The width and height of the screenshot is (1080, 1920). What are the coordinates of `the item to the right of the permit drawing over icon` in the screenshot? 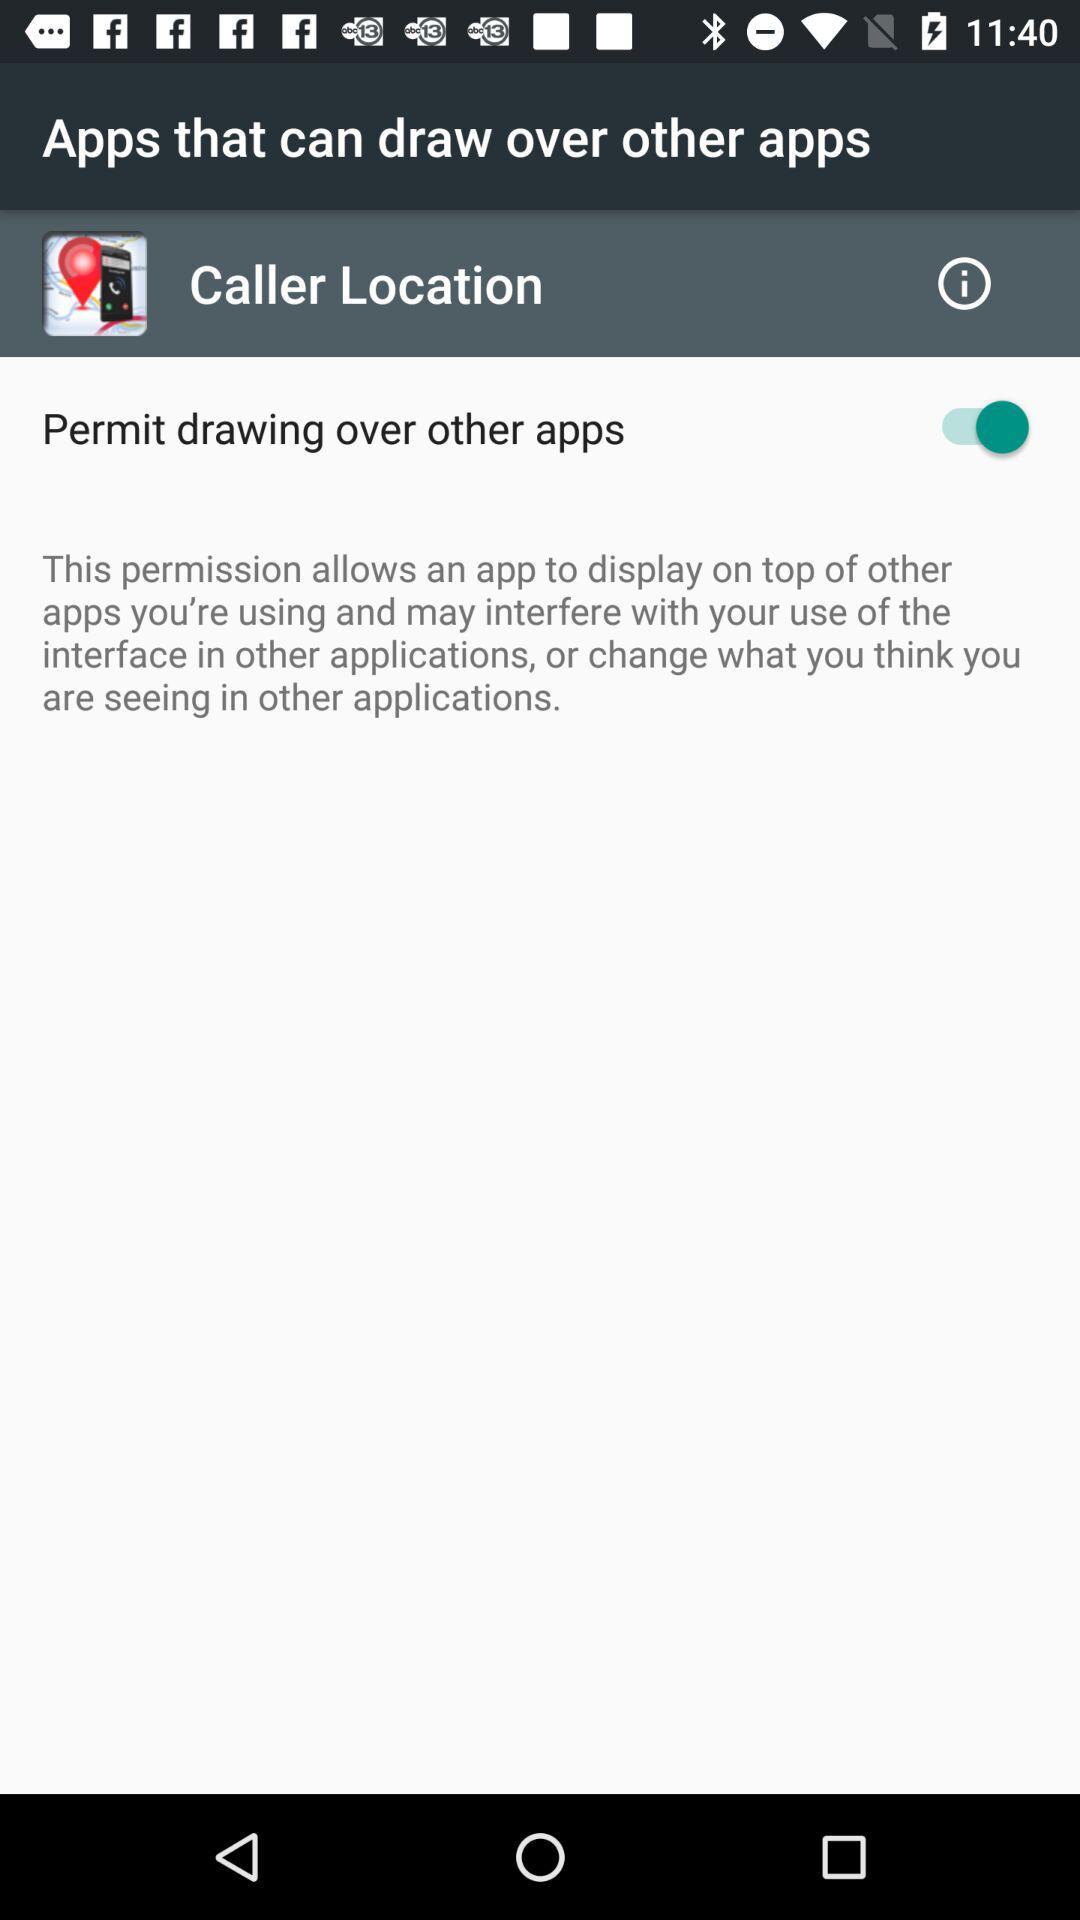 It's located at (974, 426).